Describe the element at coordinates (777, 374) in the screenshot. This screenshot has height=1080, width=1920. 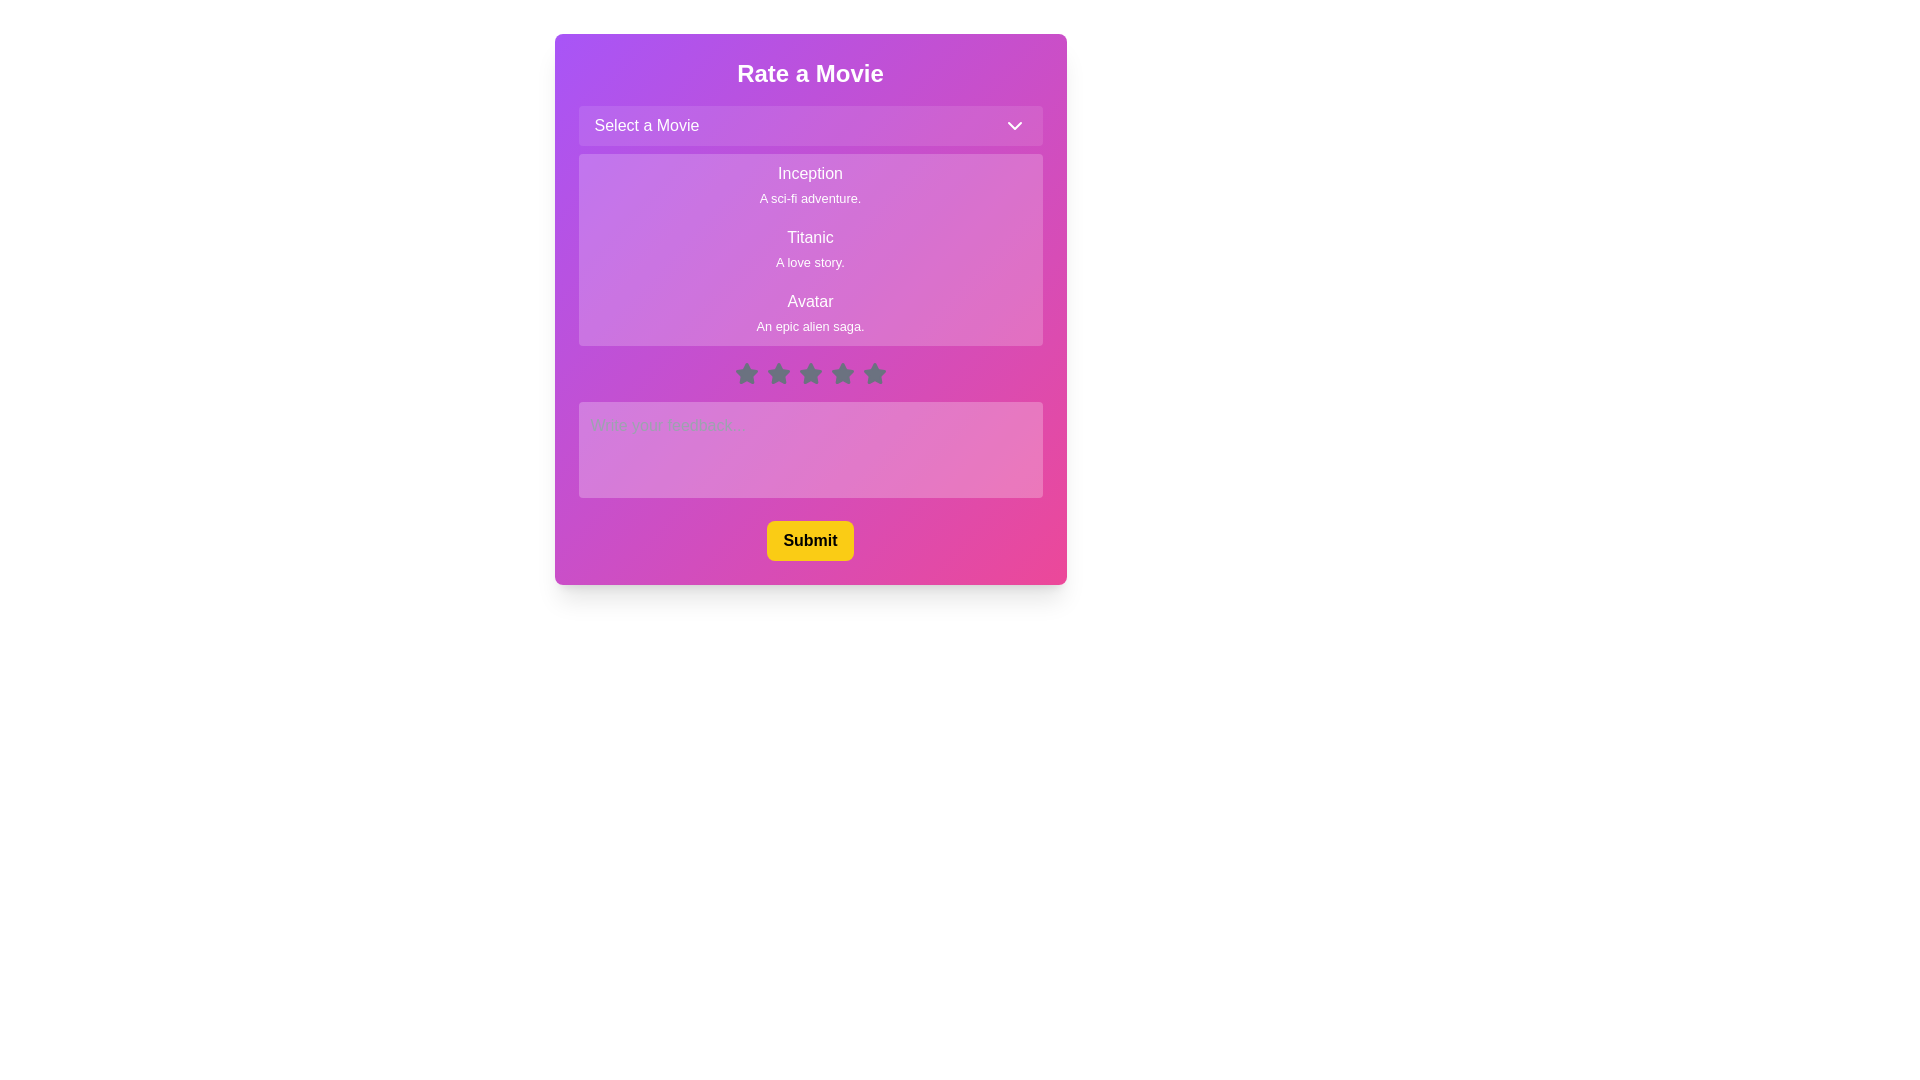
I see `the third star icon in the horizontal row of five stars` at that location.